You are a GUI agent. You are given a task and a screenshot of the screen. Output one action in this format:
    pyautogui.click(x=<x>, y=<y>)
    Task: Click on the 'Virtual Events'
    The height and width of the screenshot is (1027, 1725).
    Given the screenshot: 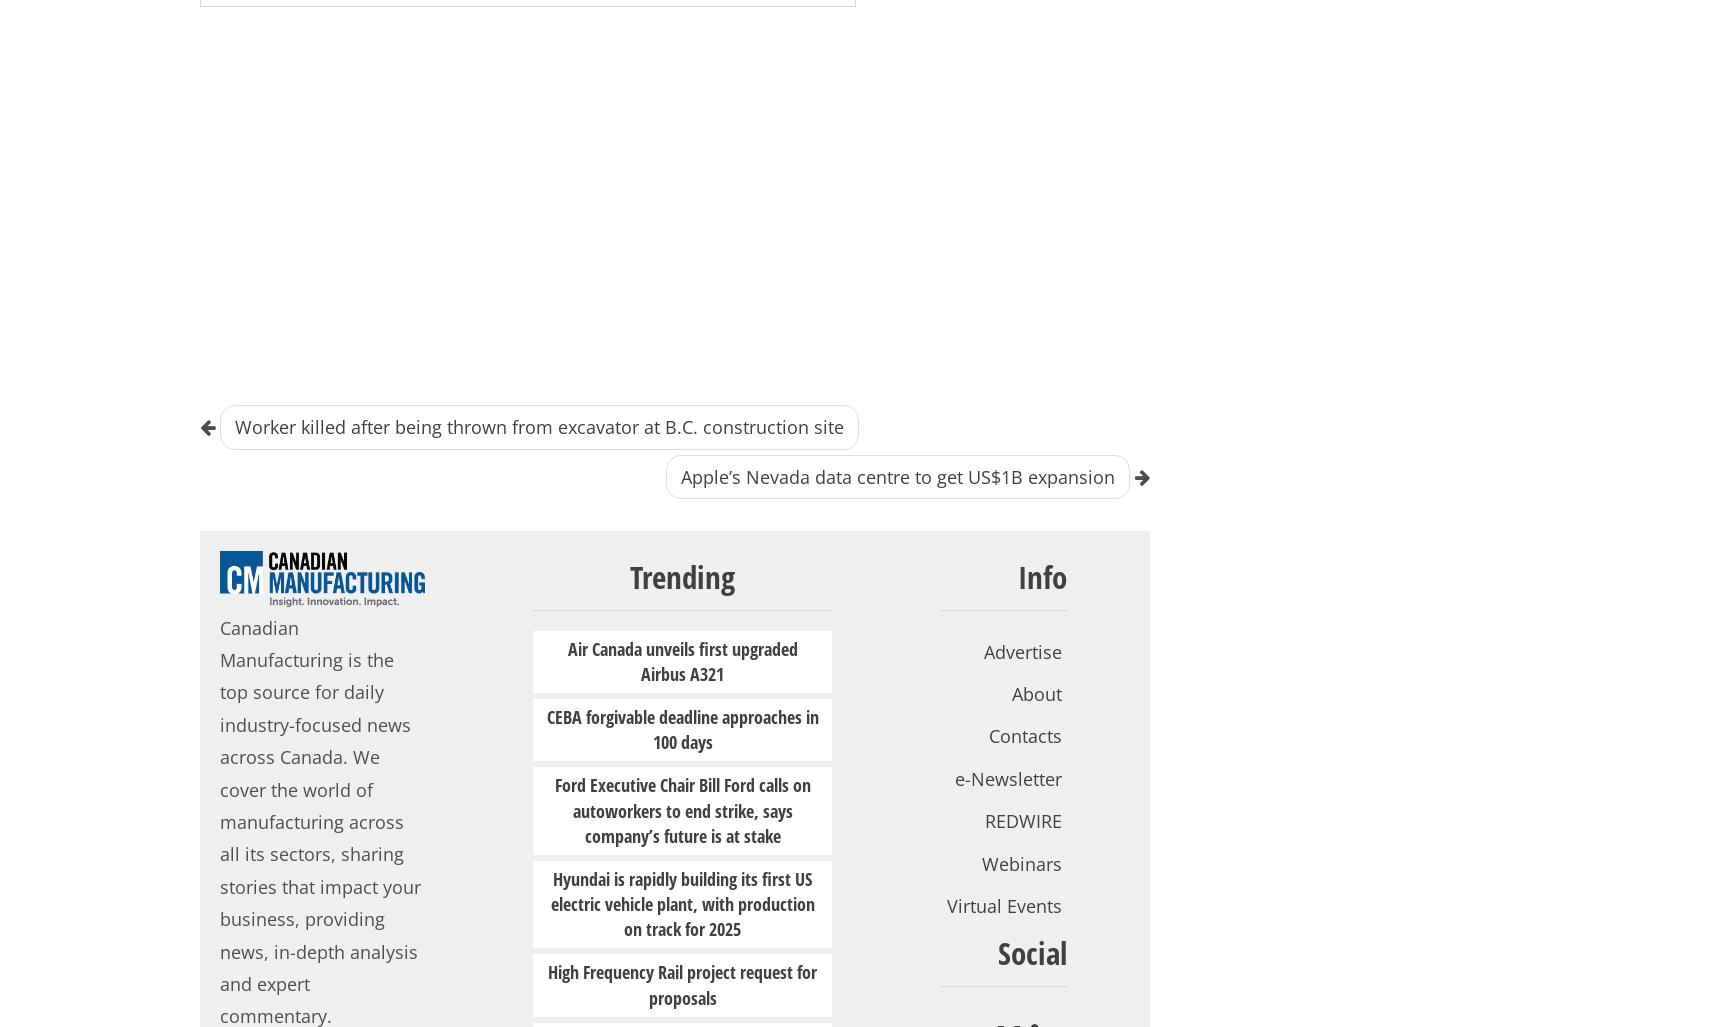 What is the action you would take?
    pyautogui.click(x=1004, y=903)
    